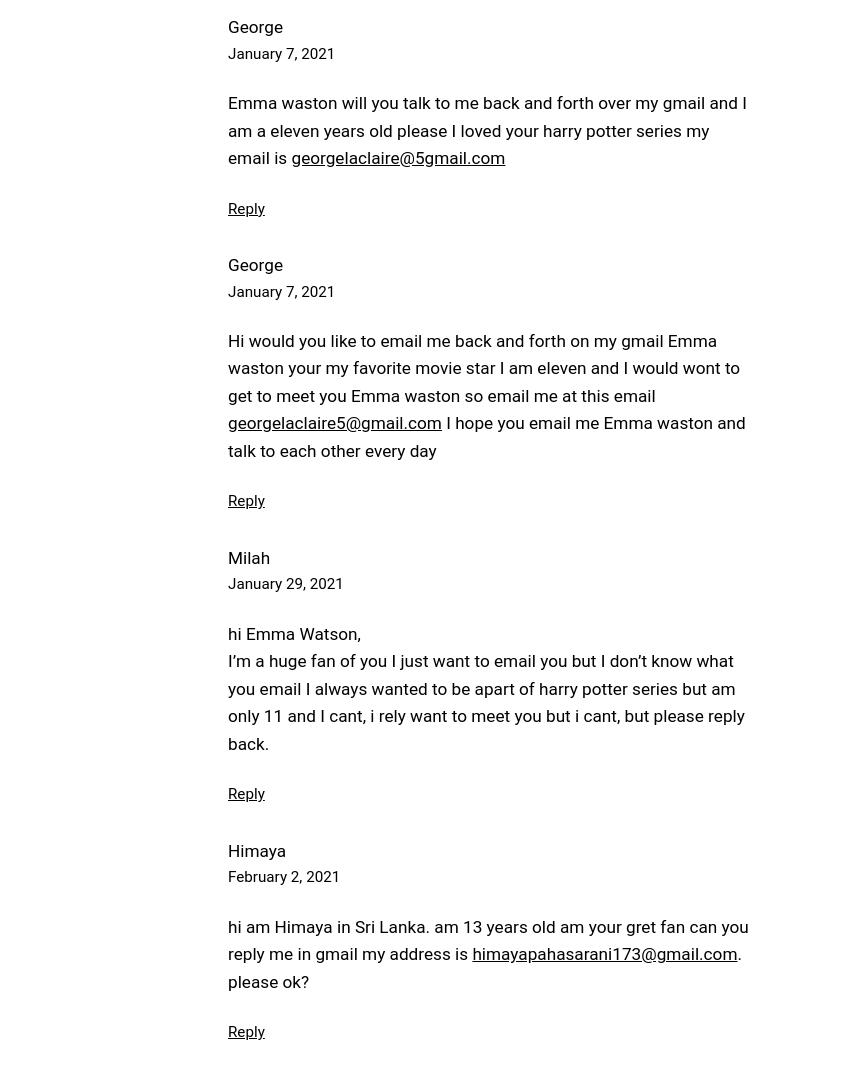  I want to click on 'Milah', so click(248, 555).